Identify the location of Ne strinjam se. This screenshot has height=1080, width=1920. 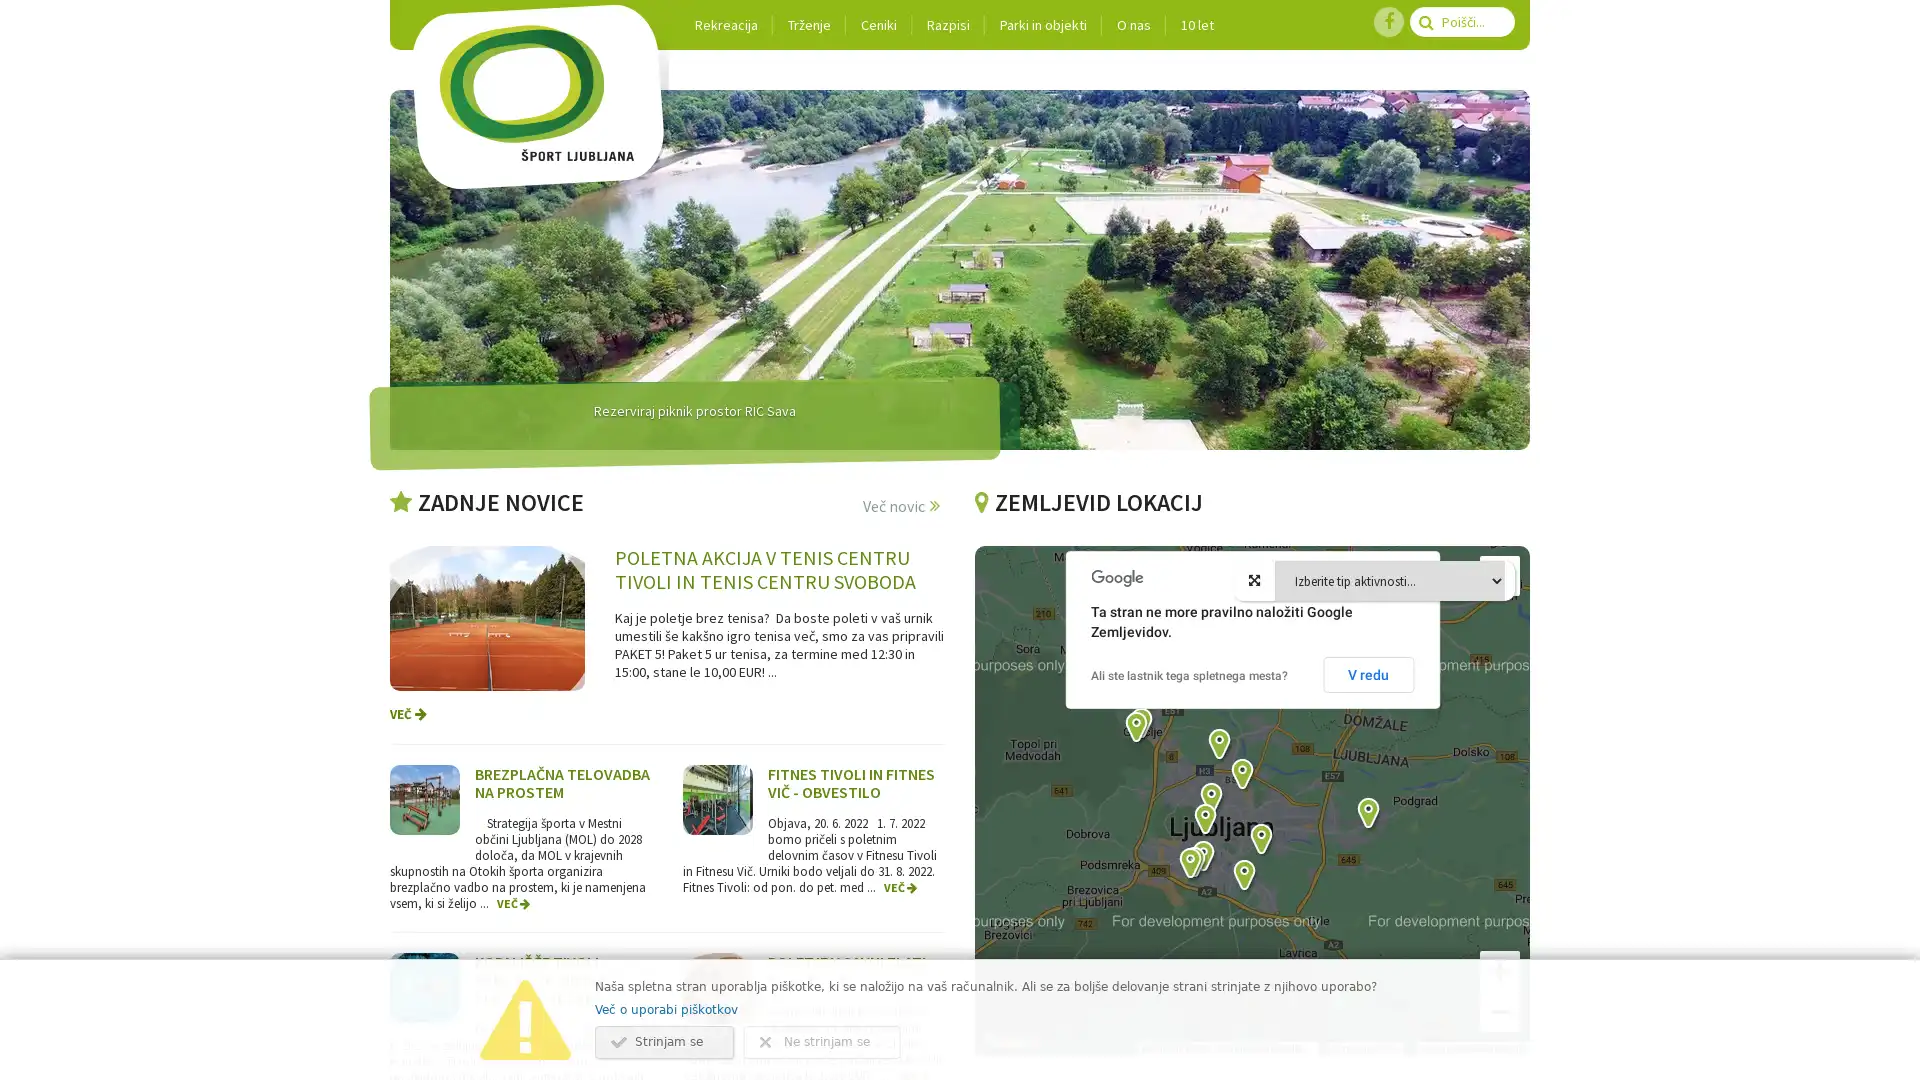
(822, 1041).